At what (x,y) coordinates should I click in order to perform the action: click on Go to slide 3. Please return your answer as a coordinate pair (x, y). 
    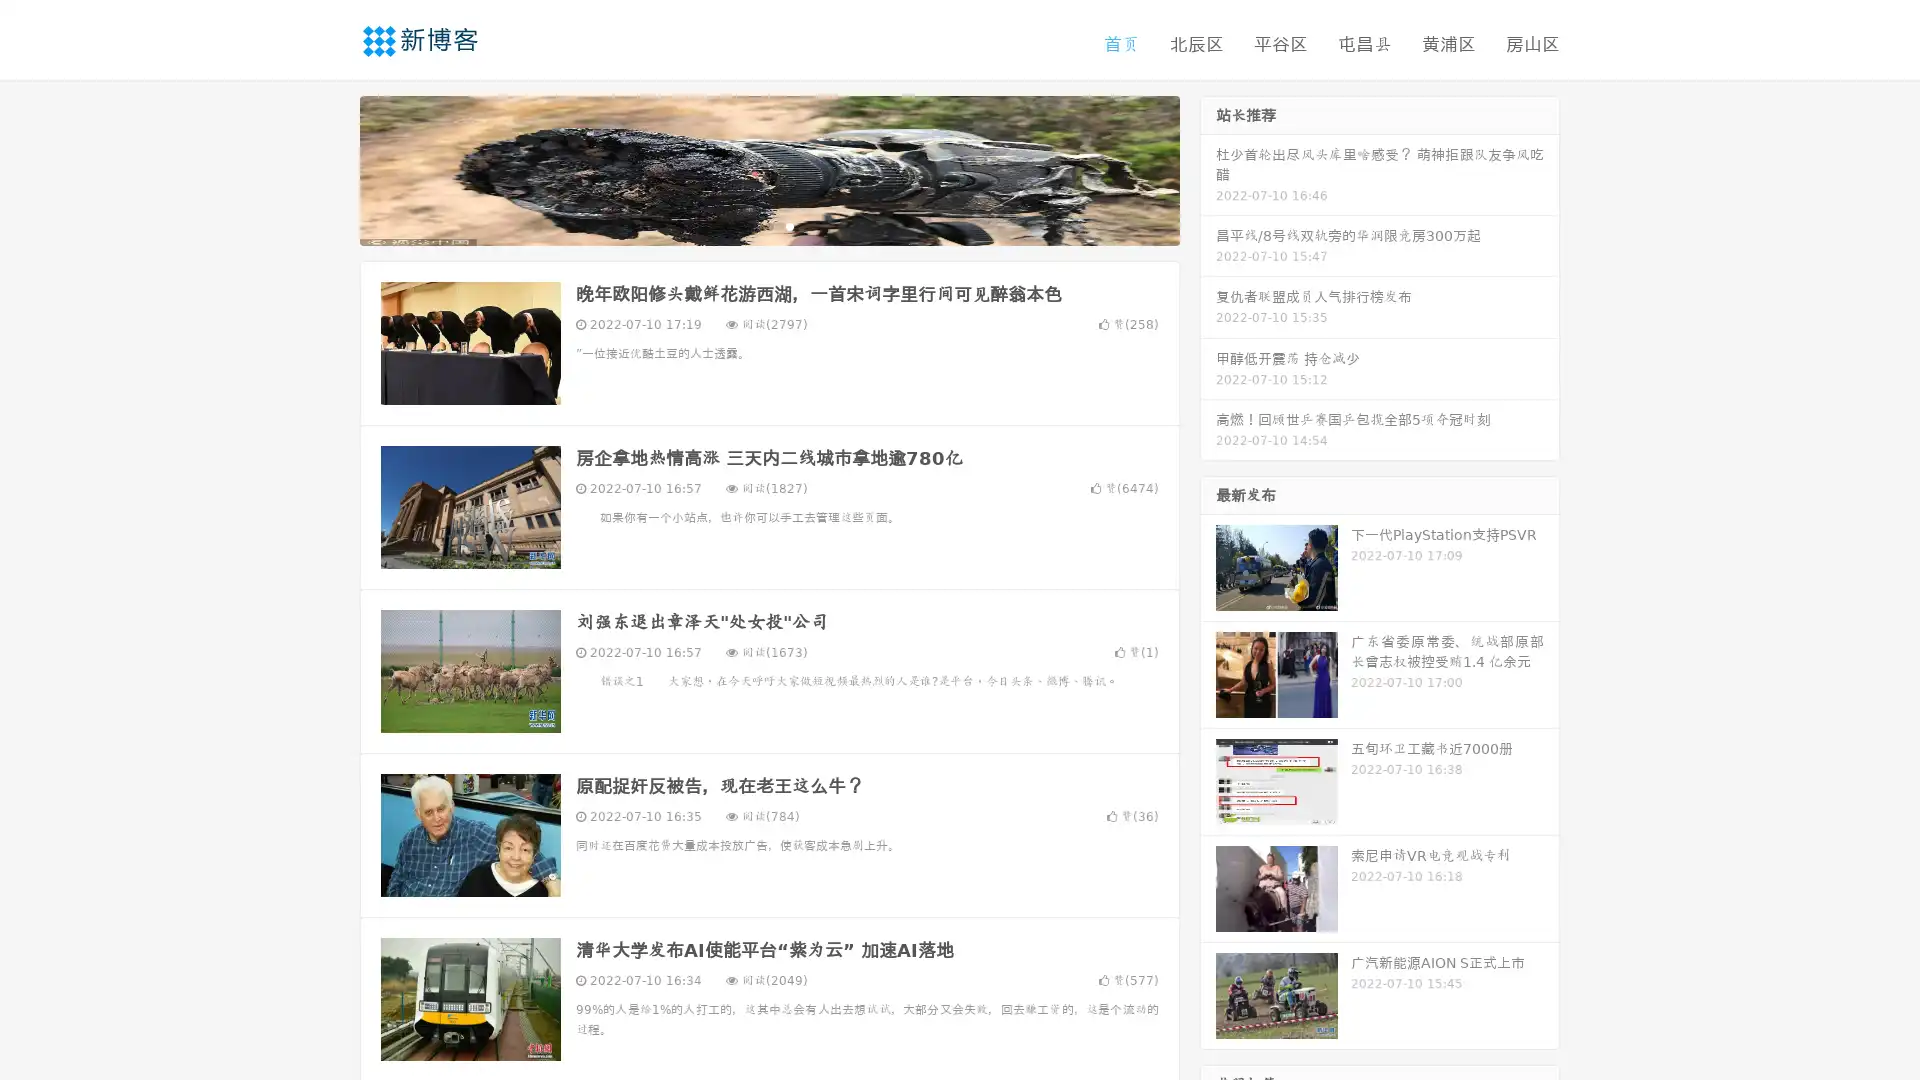
    Looking at the image, I should click on (789, 225).